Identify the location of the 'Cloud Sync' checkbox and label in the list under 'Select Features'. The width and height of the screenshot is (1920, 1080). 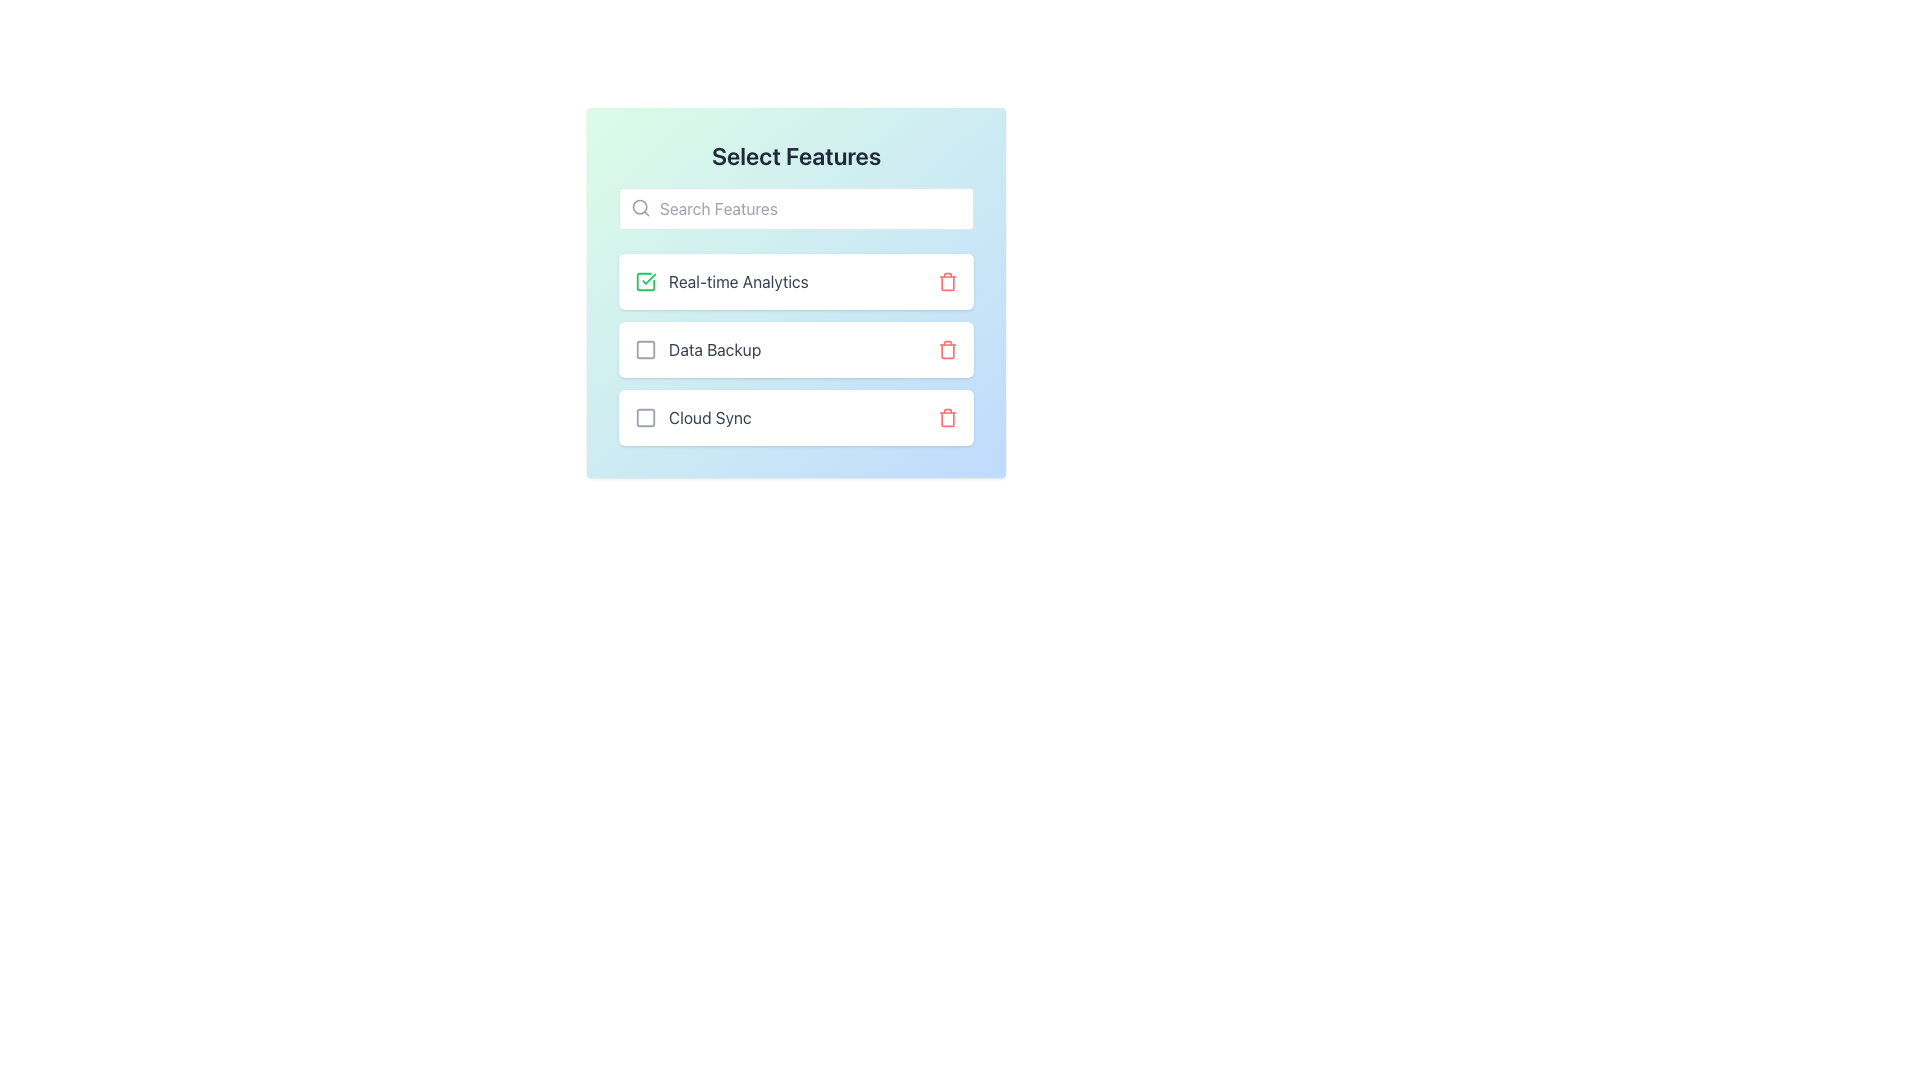
(693, 416).